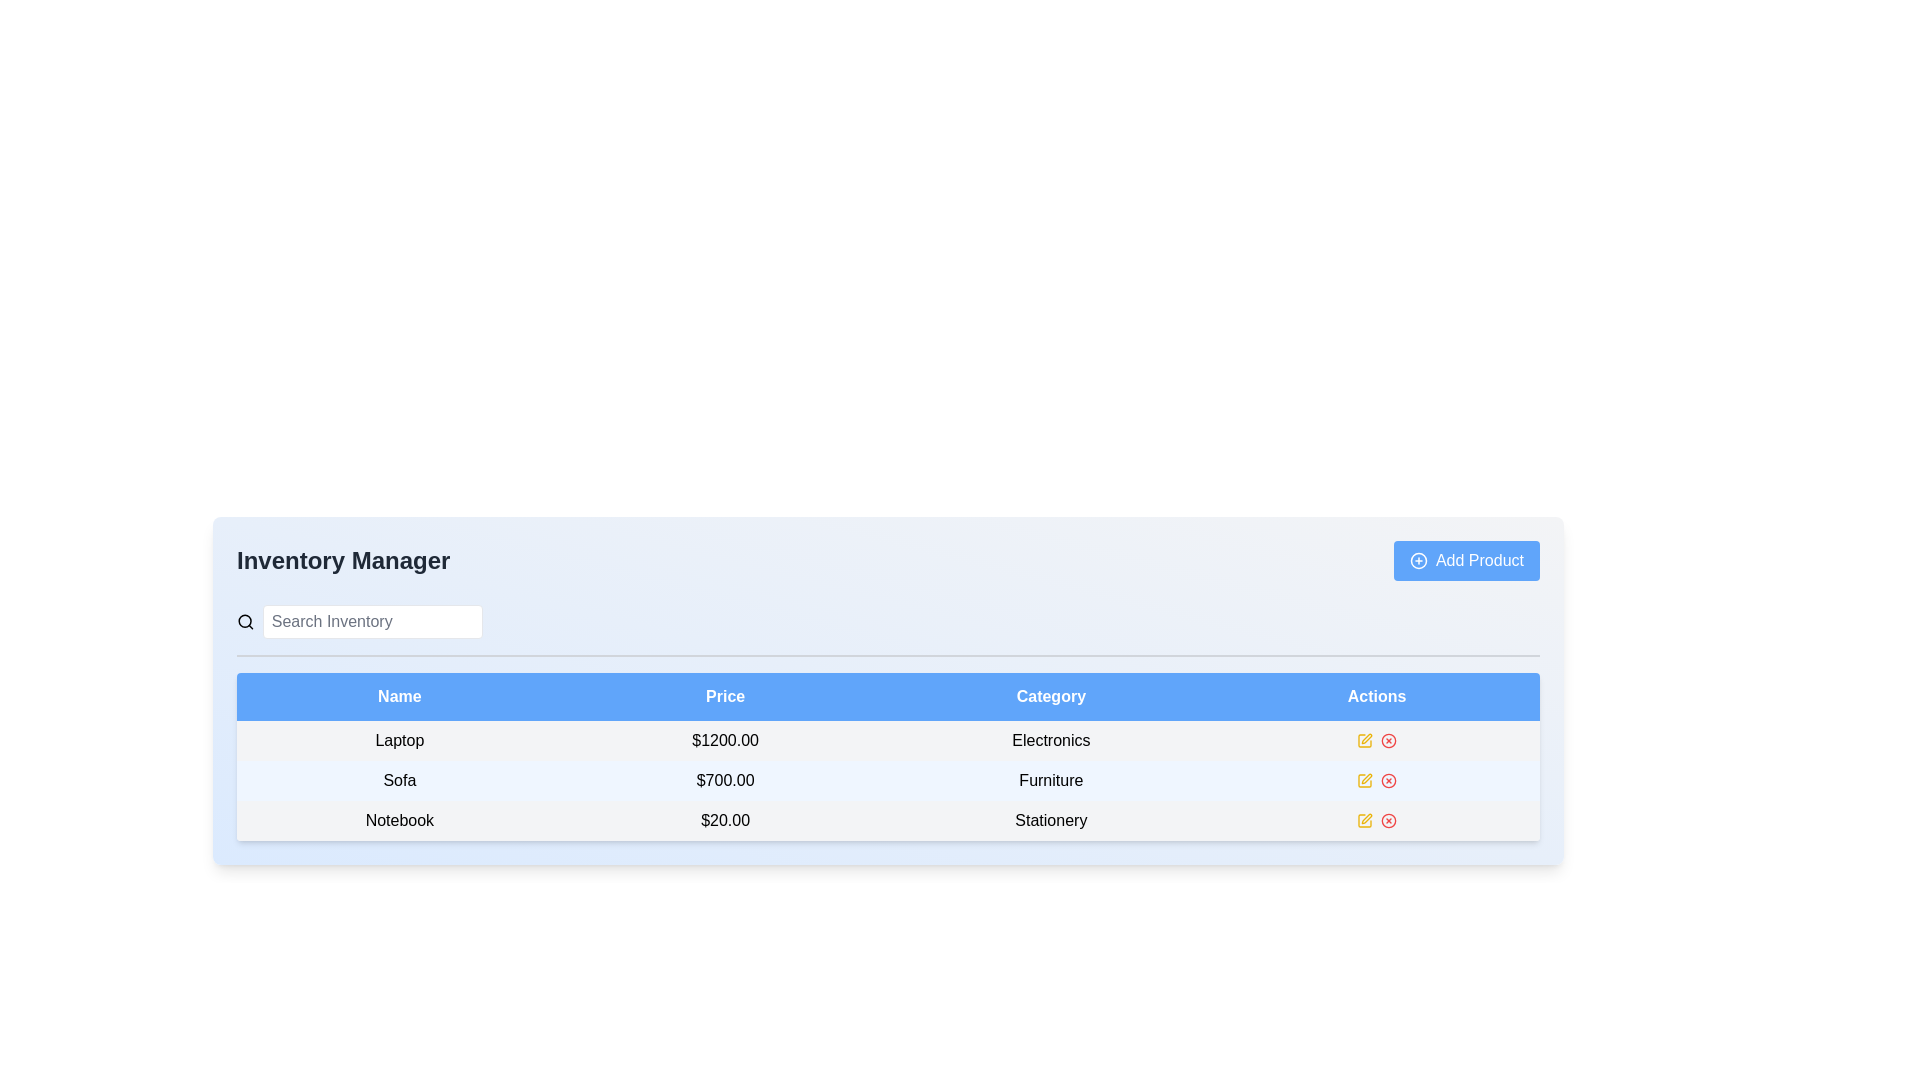  What do you see at coordinates (724, 696) in the screenshot?
I see `the 'Price' text label, which is styled in bold and located in the header of a table, positioned between 'Name' and 'Category'` at bounding box center [724, 696].